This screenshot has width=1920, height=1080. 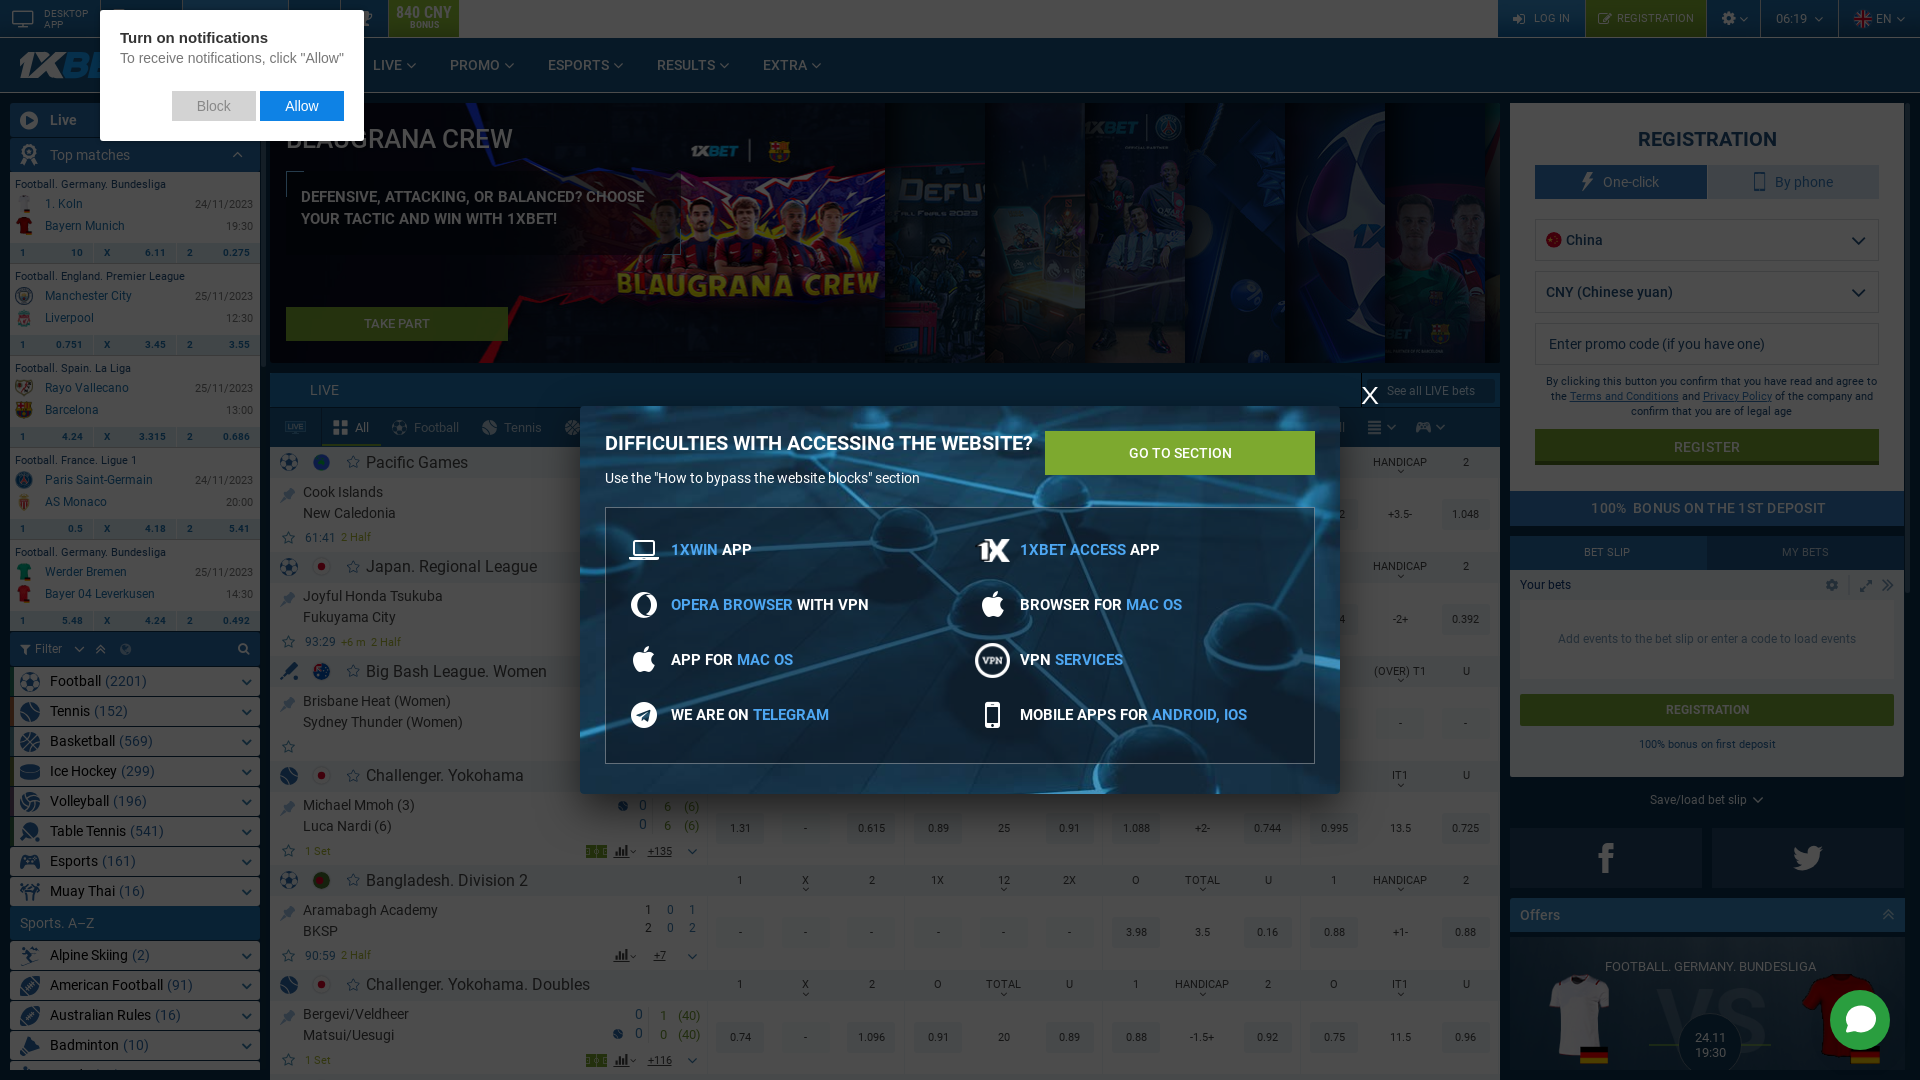 I want to click on 'X, so click(x=134, y=252).